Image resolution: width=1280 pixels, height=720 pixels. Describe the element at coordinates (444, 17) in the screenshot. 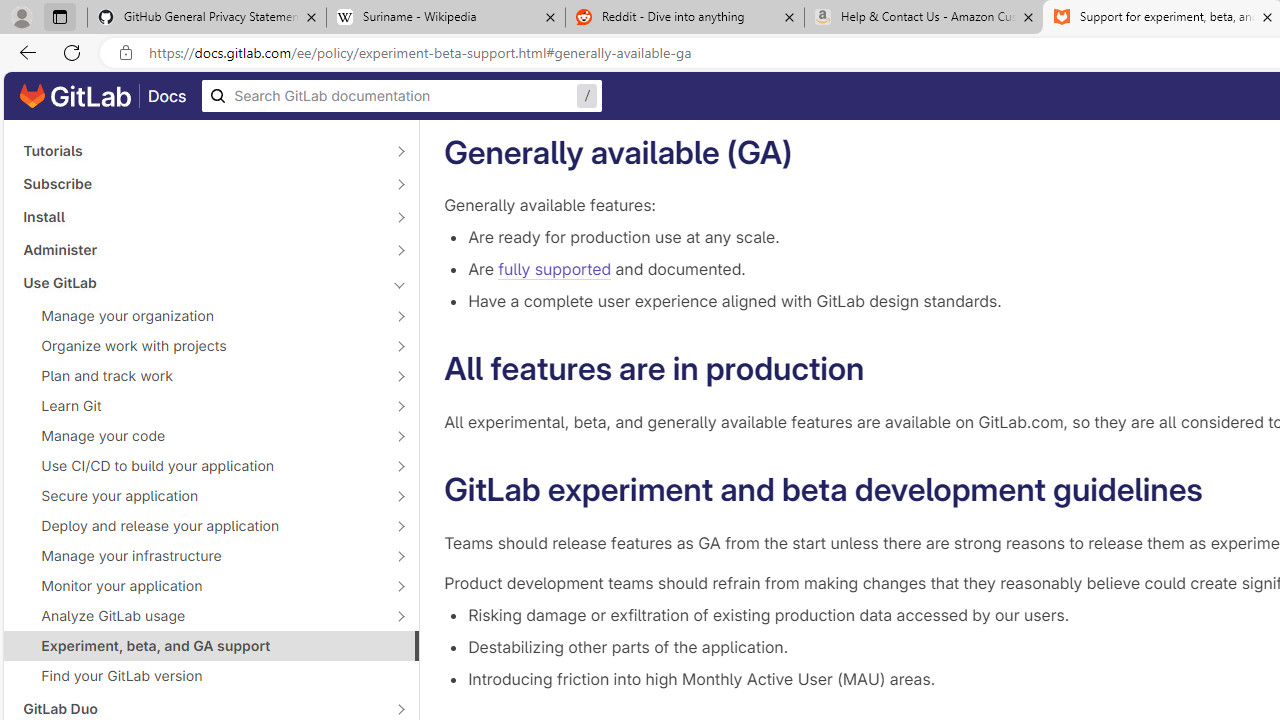

I see `'Suriname - Wikipedia'` at that location.